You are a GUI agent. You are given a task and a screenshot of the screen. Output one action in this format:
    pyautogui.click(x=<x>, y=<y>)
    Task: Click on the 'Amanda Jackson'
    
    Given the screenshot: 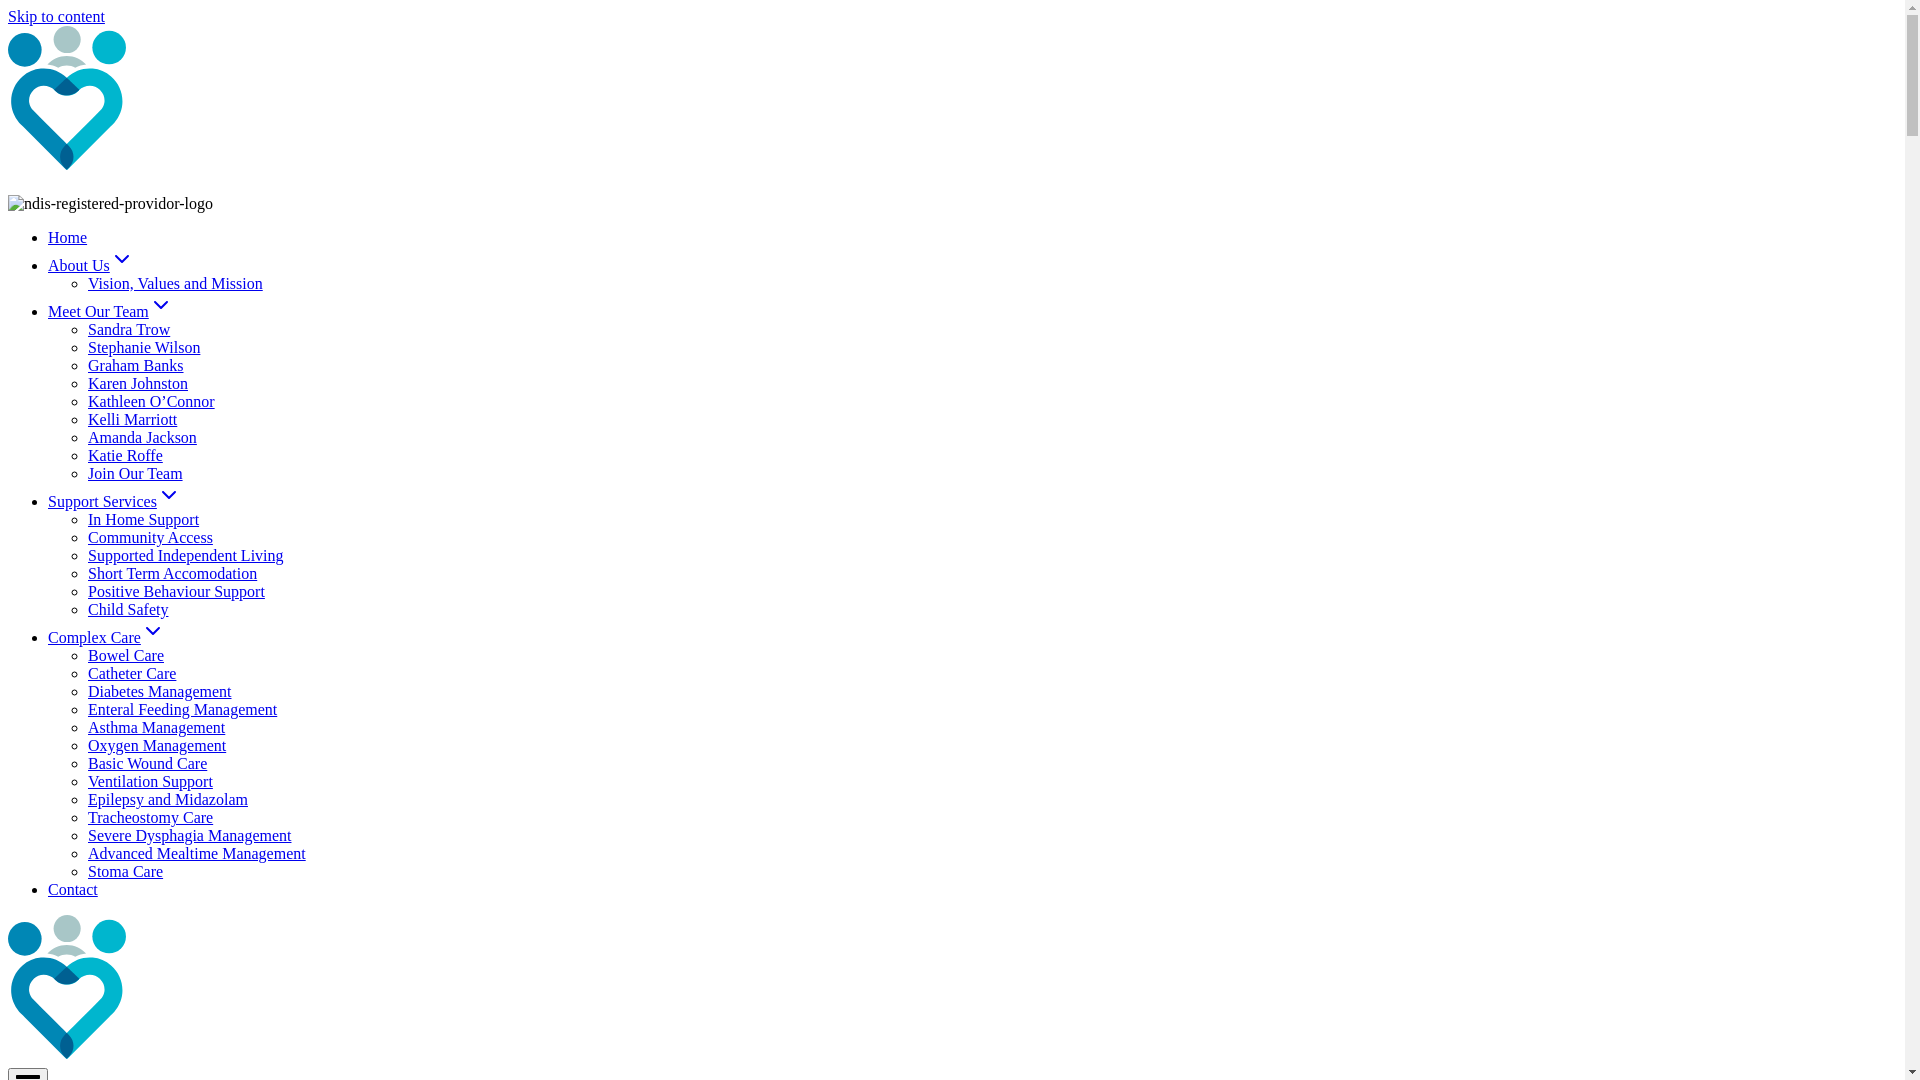 What is the action you would take?
    pyautogui.click(x=141, y=436)
    